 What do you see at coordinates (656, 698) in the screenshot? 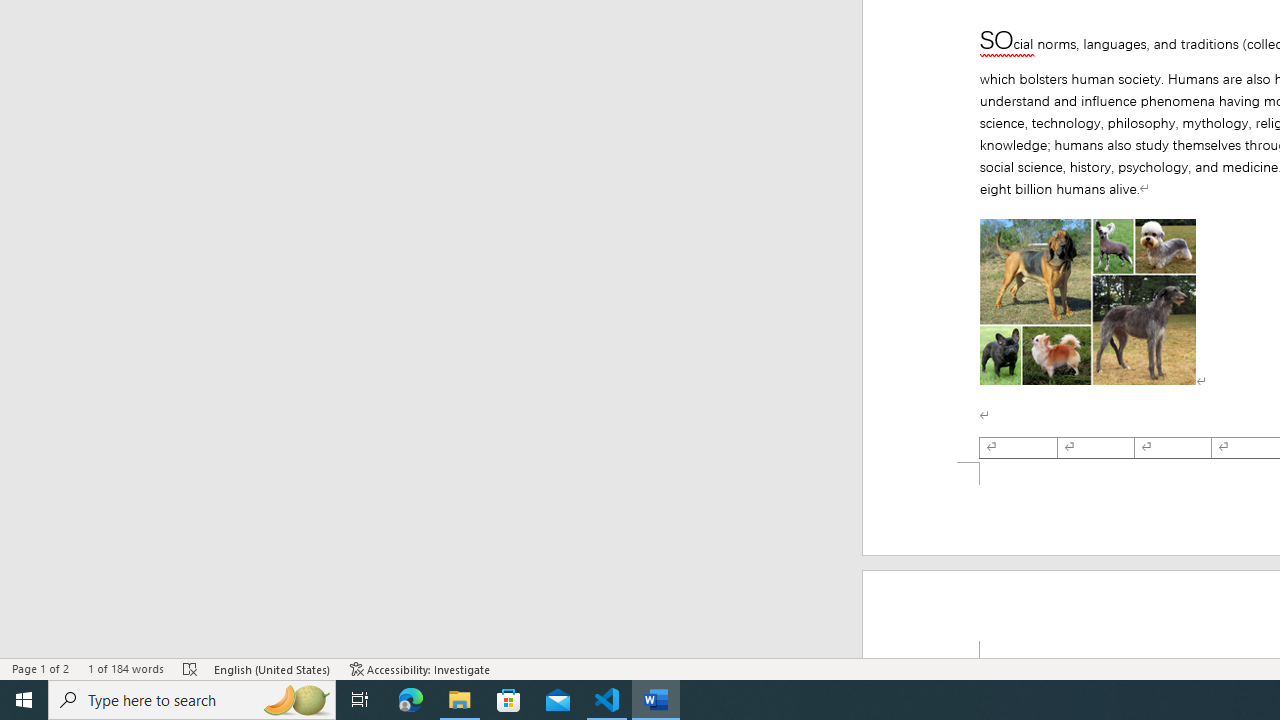
I see `'Word - 1 running window'` at bounding box center [656, 698].